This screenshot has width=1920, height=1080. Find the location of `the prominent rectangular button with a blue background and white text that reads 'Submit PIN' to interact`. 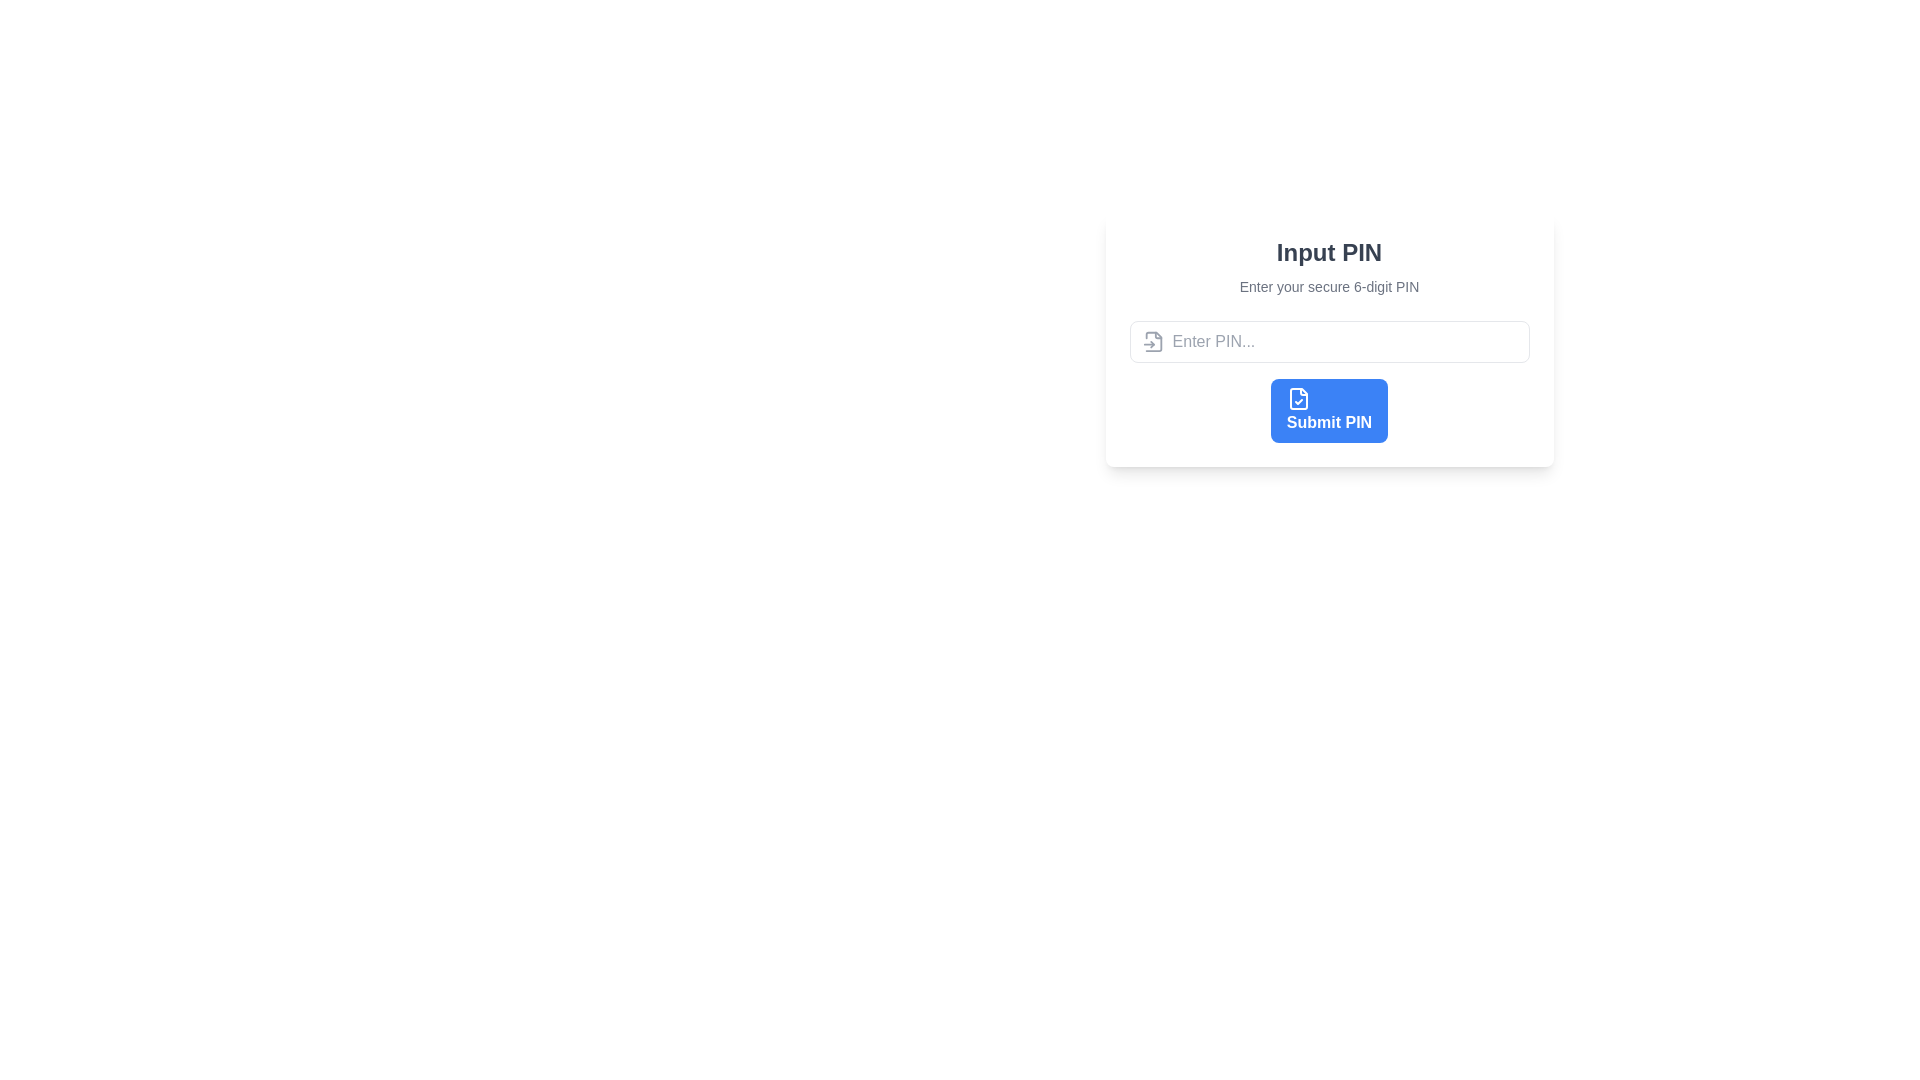

the prominent rectangular button with a blue background and white text that reads 'Submit PIN' to interact is located at coordinates (1329, 381).